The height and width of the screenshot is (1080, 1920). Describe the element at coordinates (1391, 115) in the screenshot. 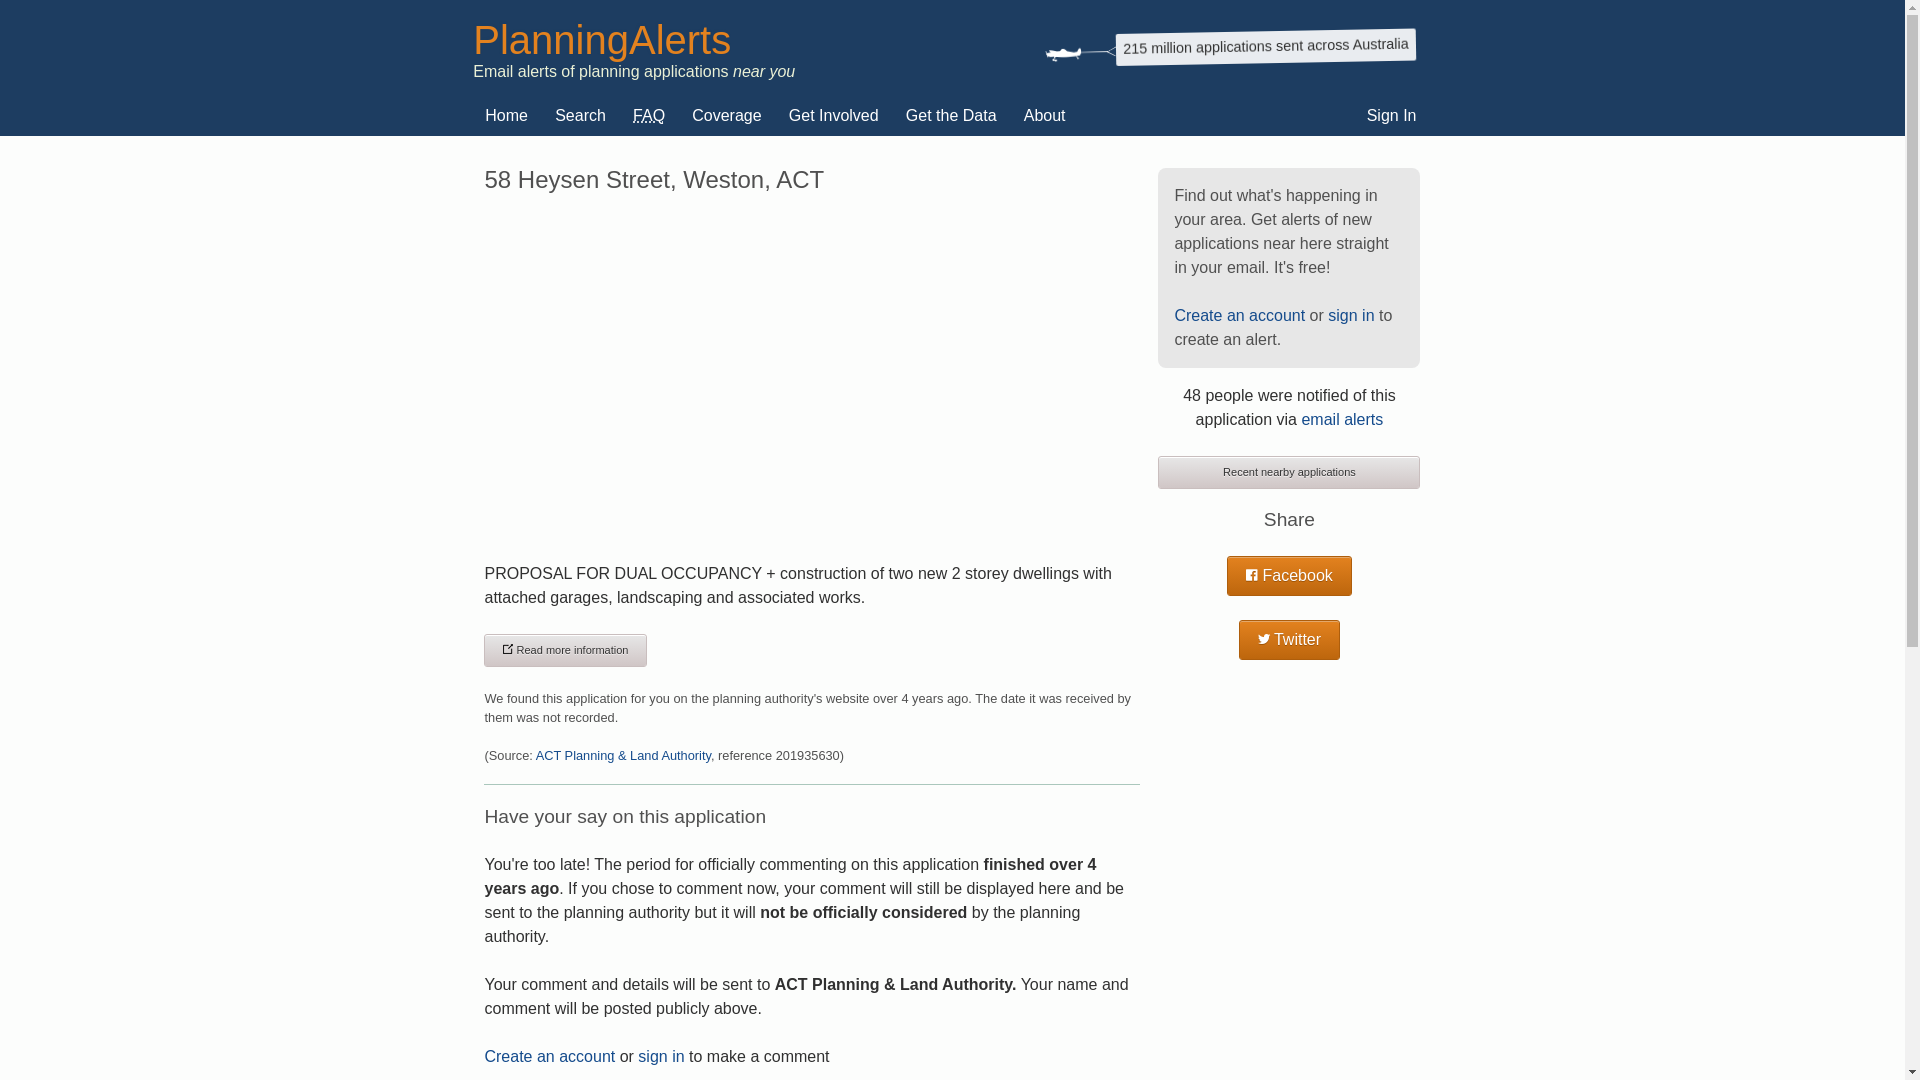

I see `'Sign In'` at that location.